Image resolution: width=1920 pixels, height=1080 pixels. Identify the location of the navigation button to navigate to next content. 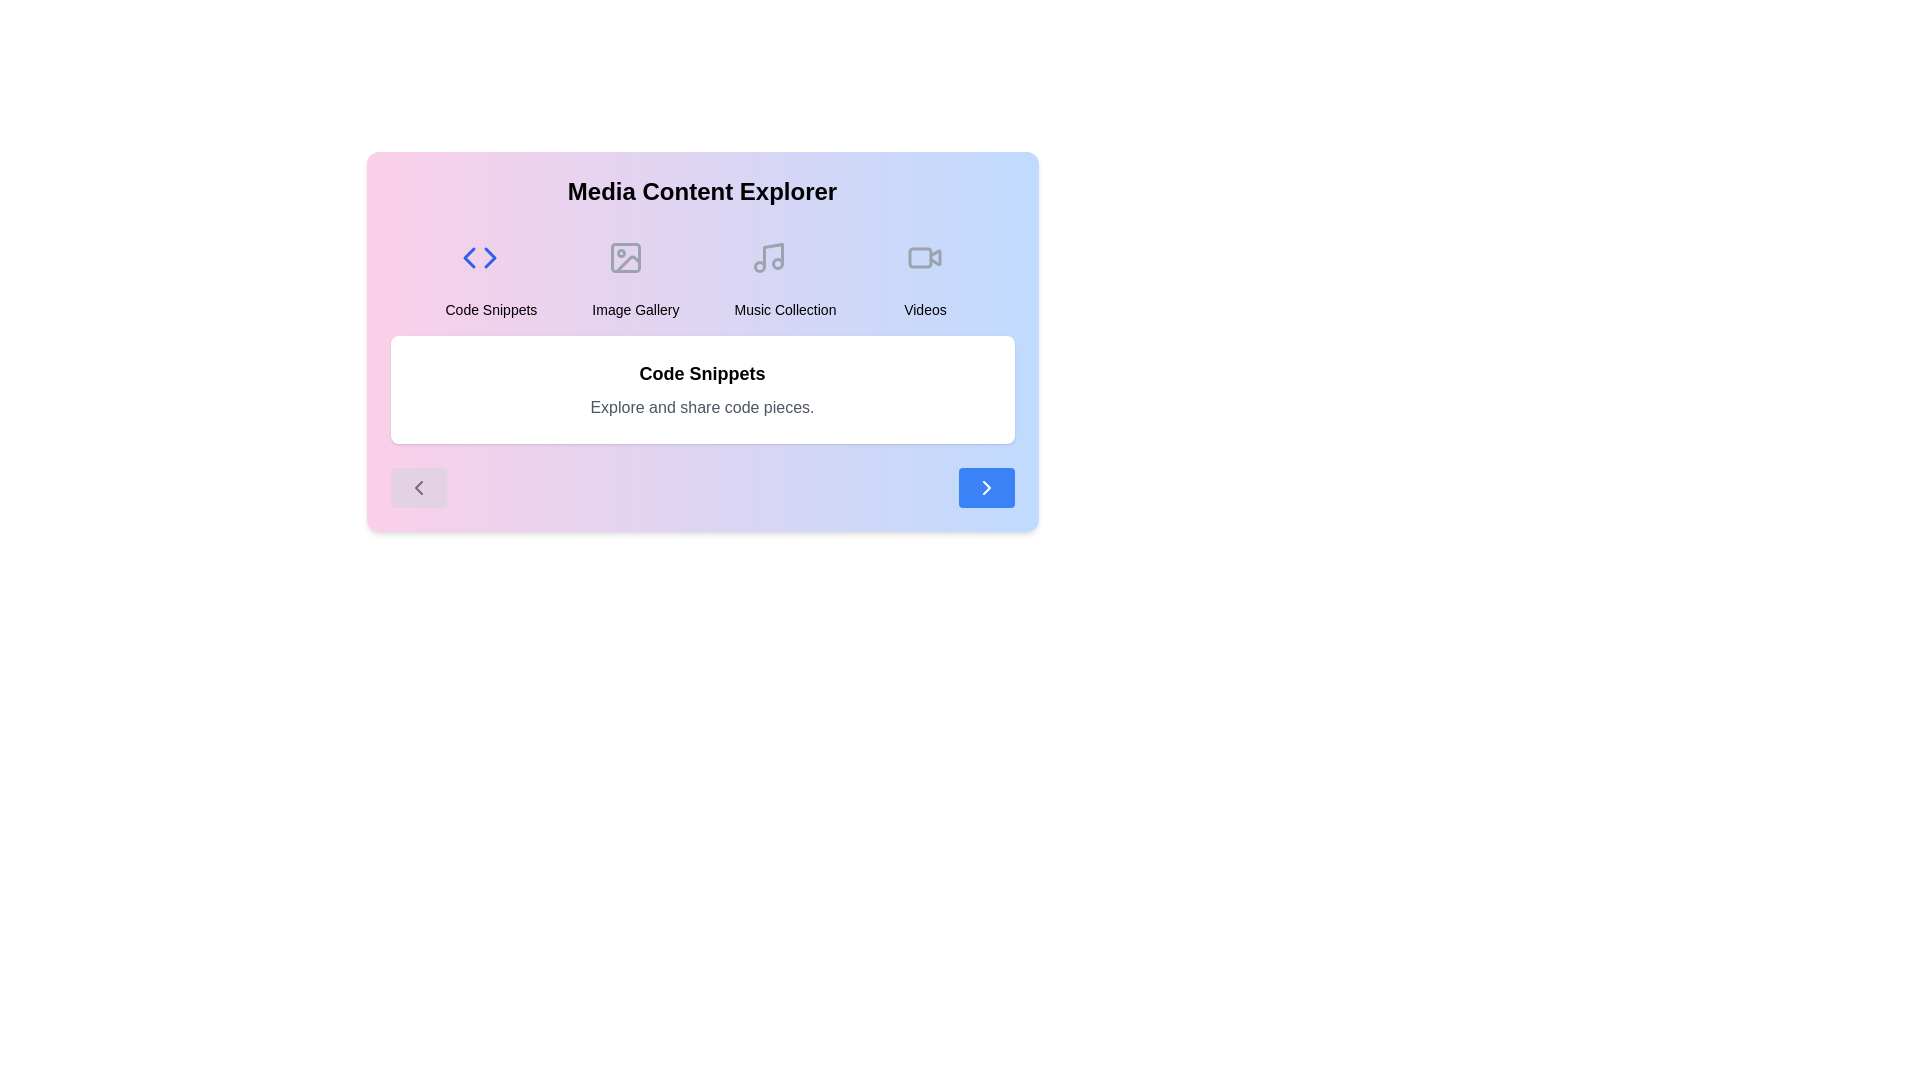
(986, 488).